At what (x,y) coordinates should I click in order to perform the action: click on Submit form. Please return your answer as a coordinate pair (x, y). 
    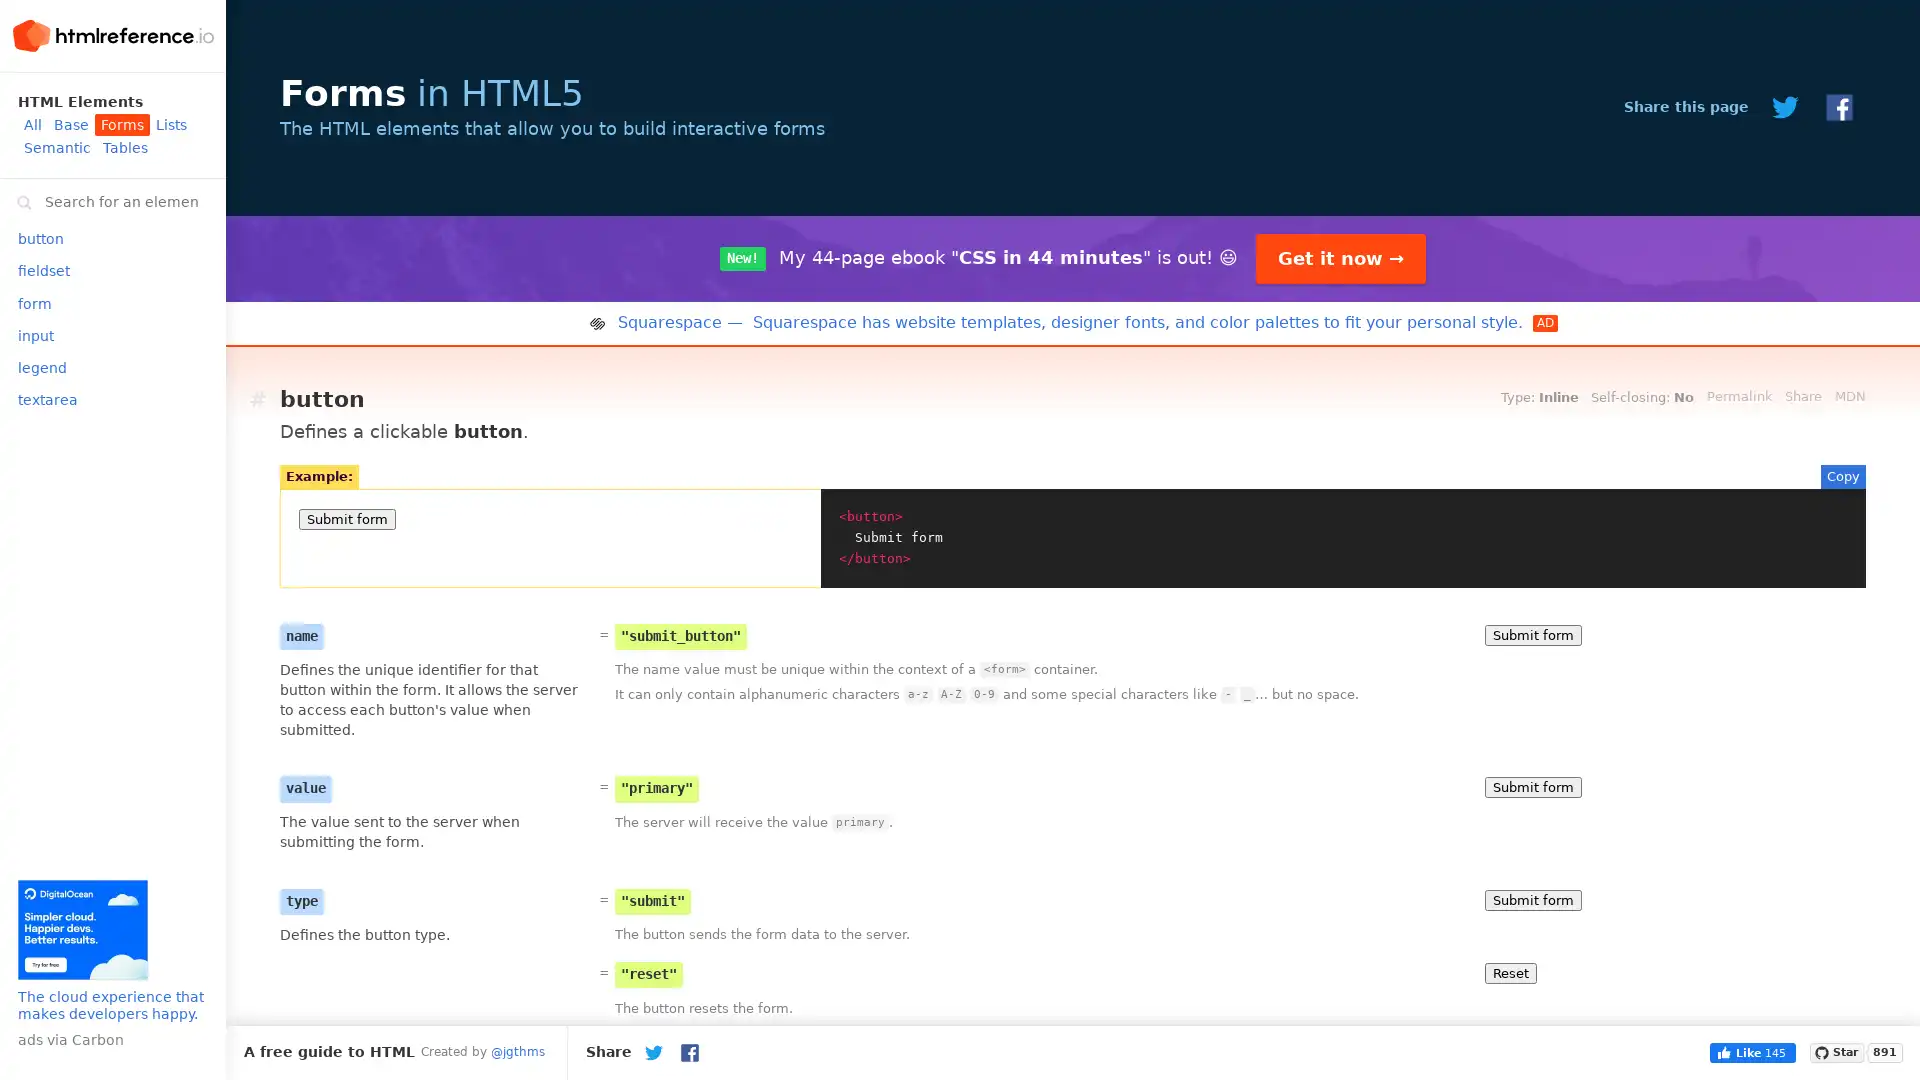
    Looking at the image, I should click on (1532, 898).